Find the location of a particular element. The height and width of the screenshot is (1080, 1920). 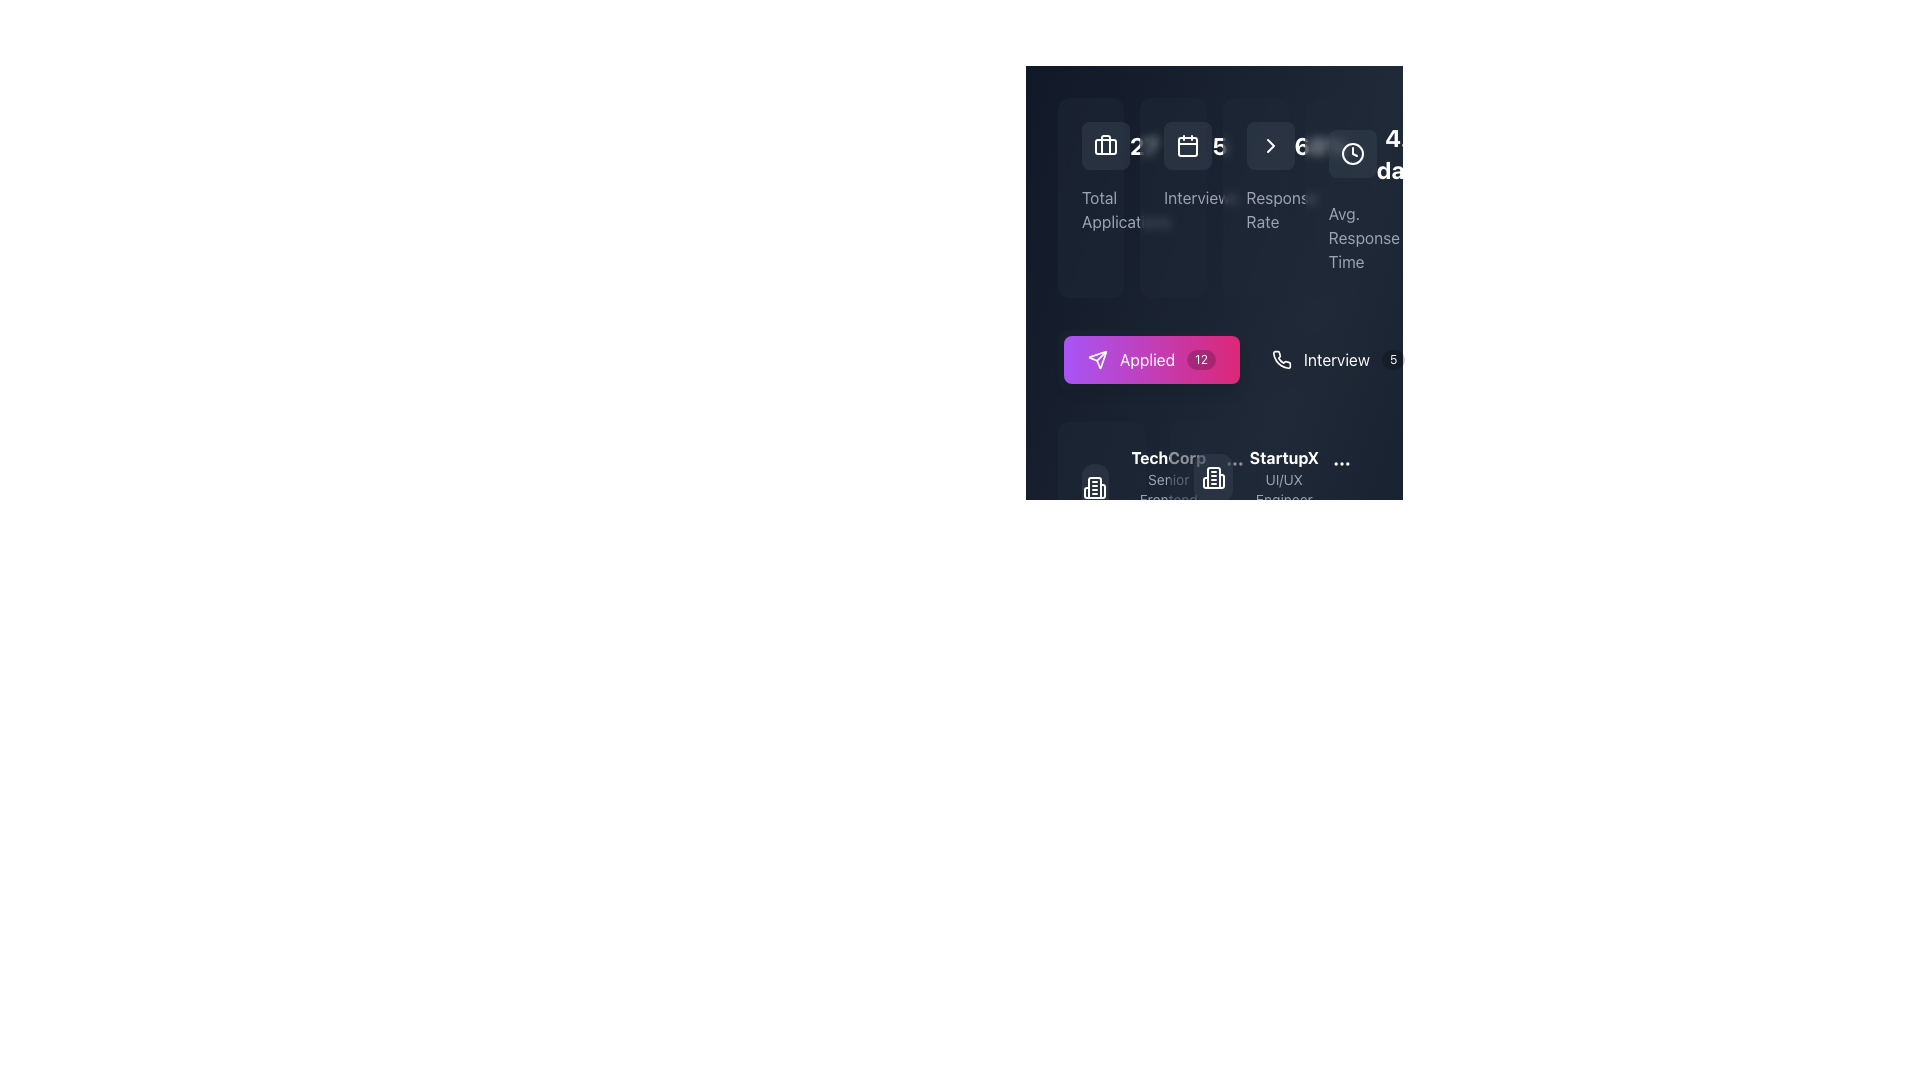

the company icon representing the organization associated with the job posting is located at coordinates (1213, 478).